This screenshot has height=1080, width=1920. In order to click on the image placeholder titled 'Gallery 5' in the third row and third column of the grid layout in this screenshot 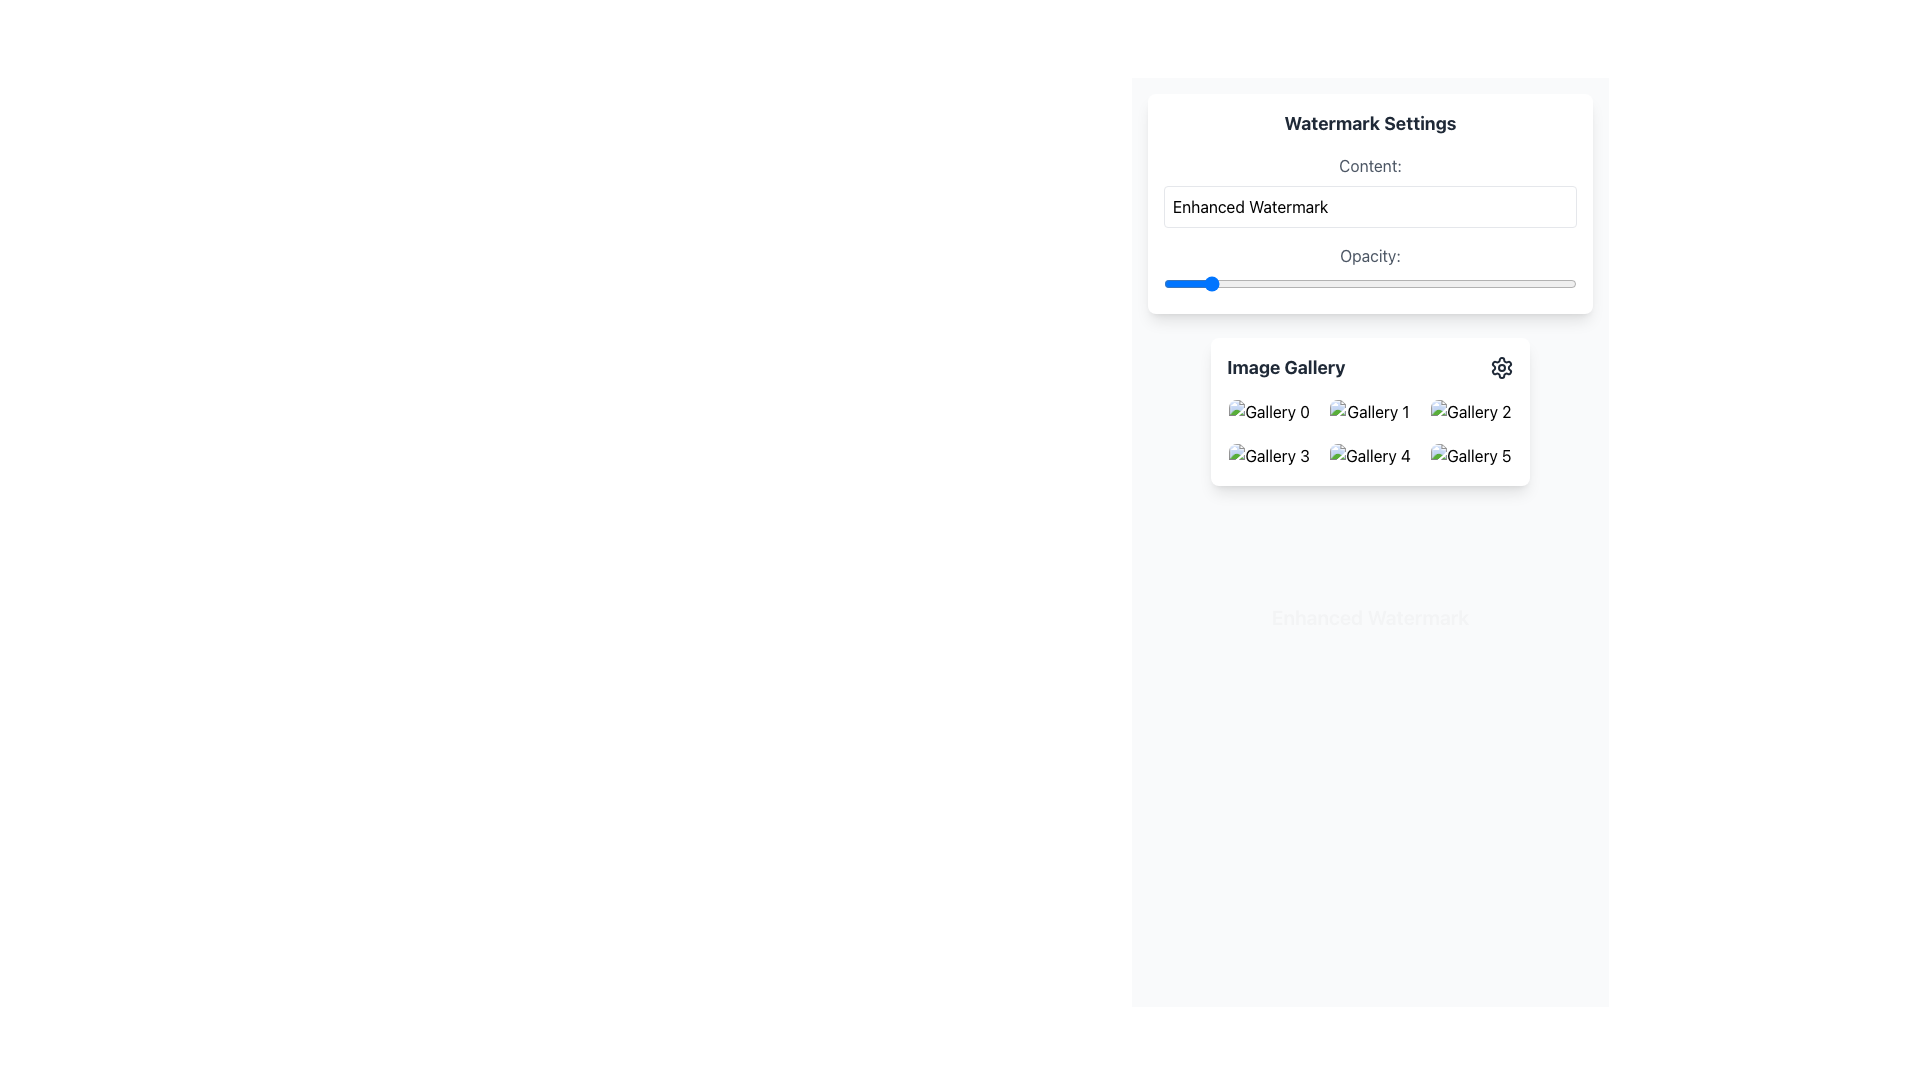, I will do `click(1470, 455)`.